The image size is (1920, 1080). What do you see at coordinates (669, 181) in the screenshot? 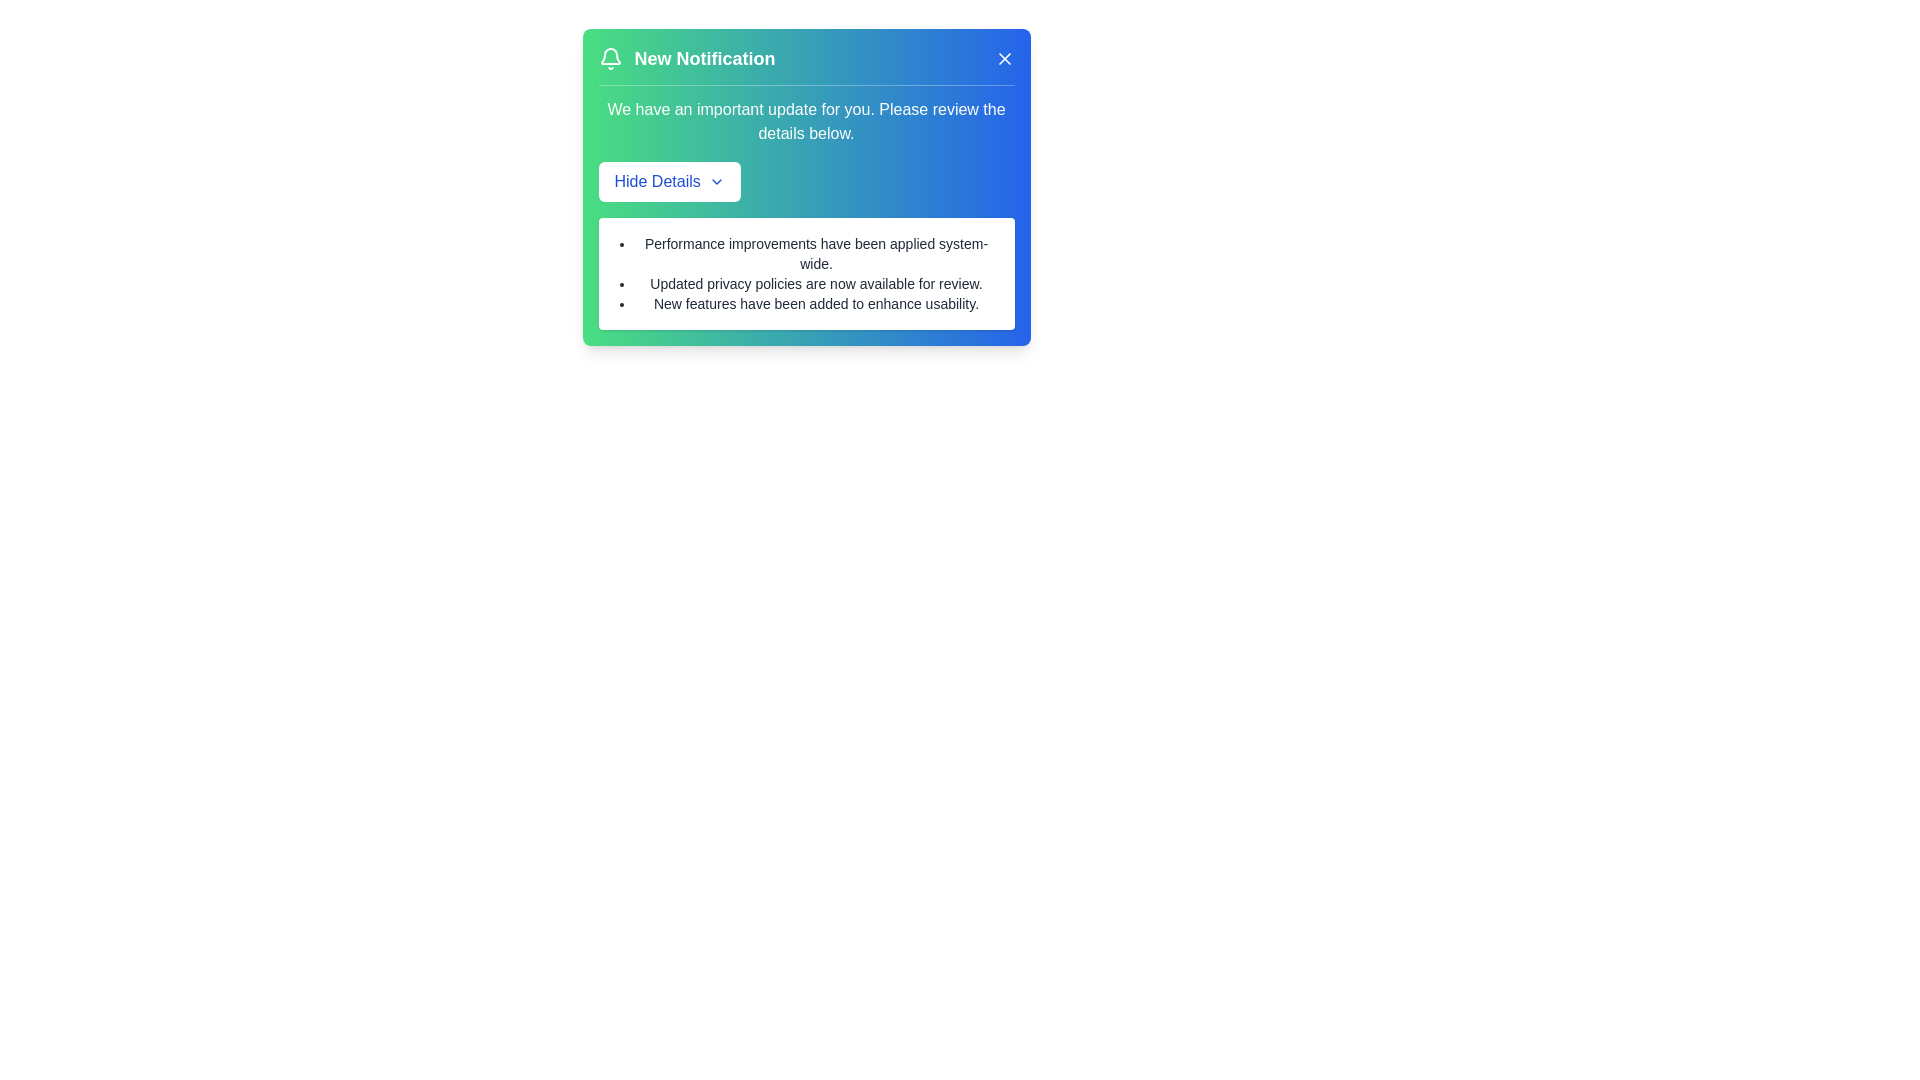
I see `'Hide Details' button to toggle the visibility of the details section` at bounding box center [669, 181].